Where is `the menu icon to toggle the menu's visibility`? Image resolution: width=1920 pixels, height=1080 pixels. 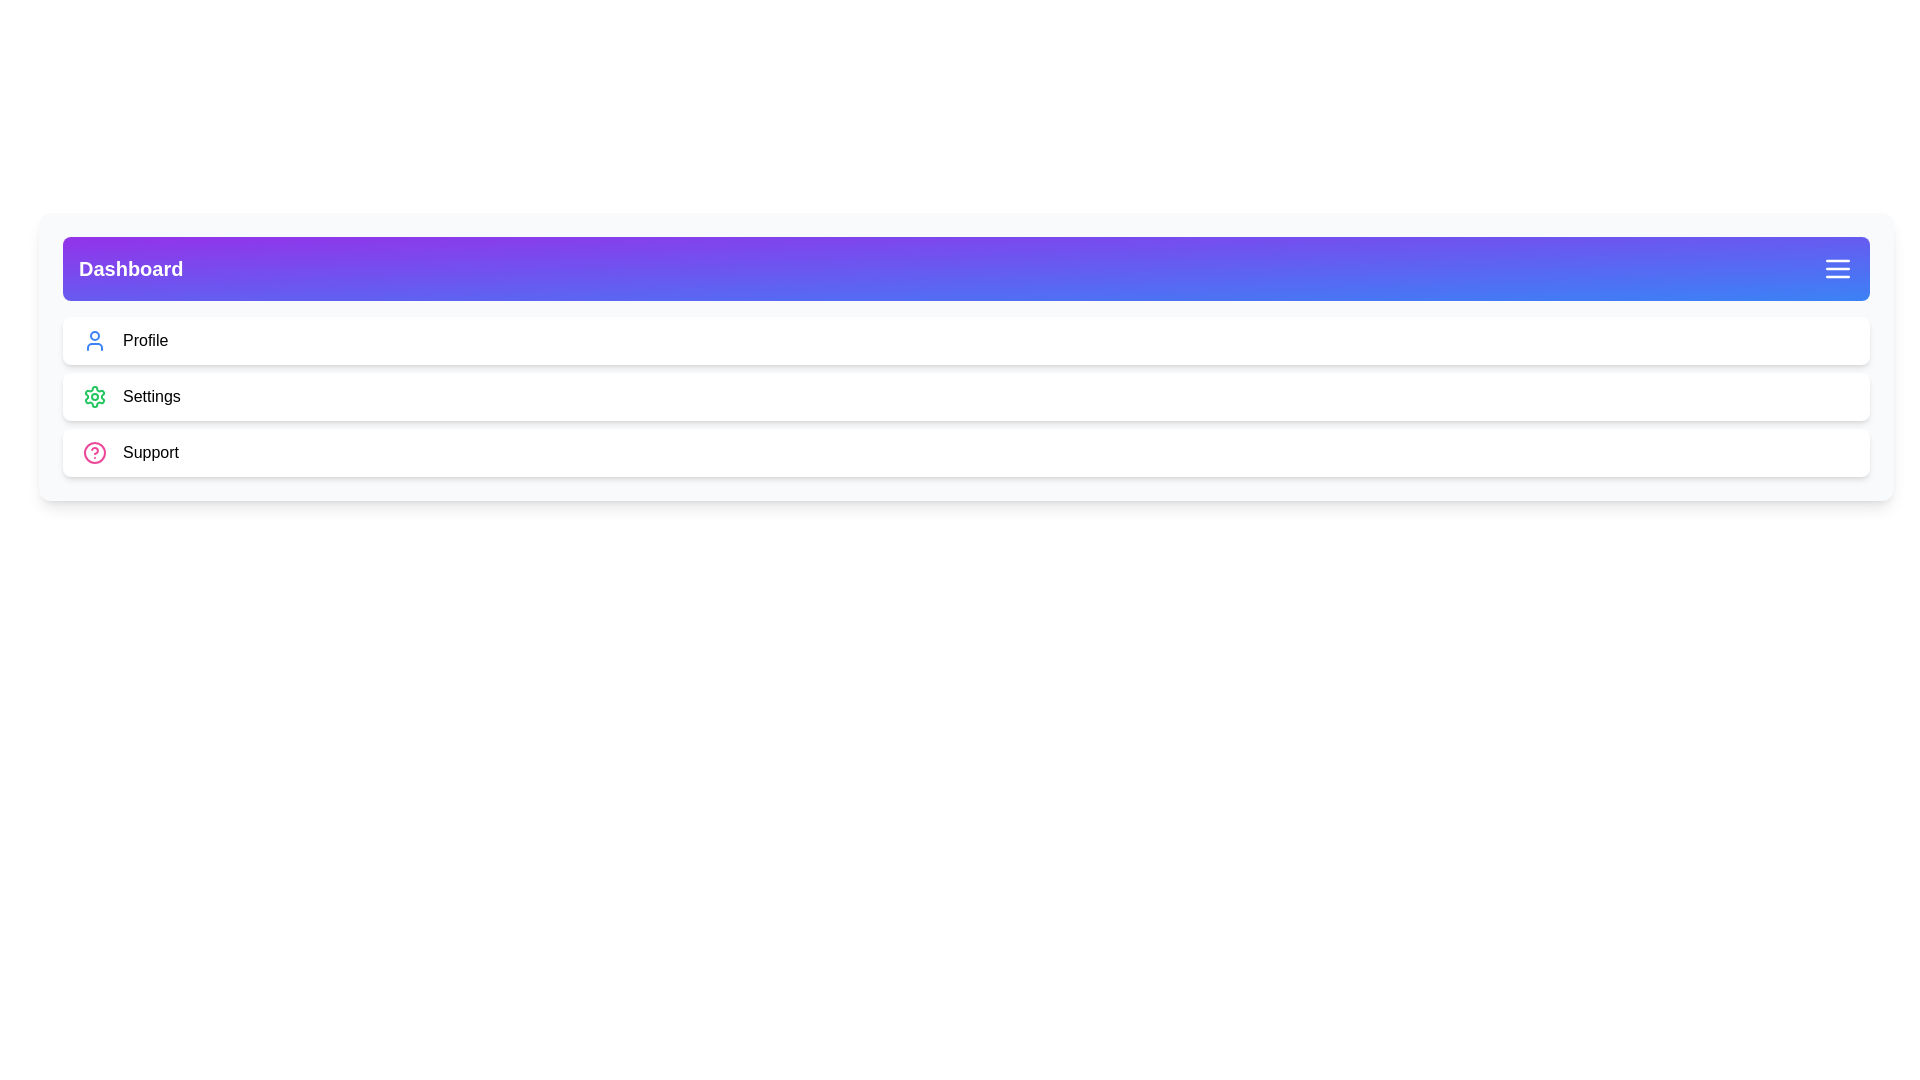
the menu icon to toggle the menu's visibility is located at coordinates (1838, 268).